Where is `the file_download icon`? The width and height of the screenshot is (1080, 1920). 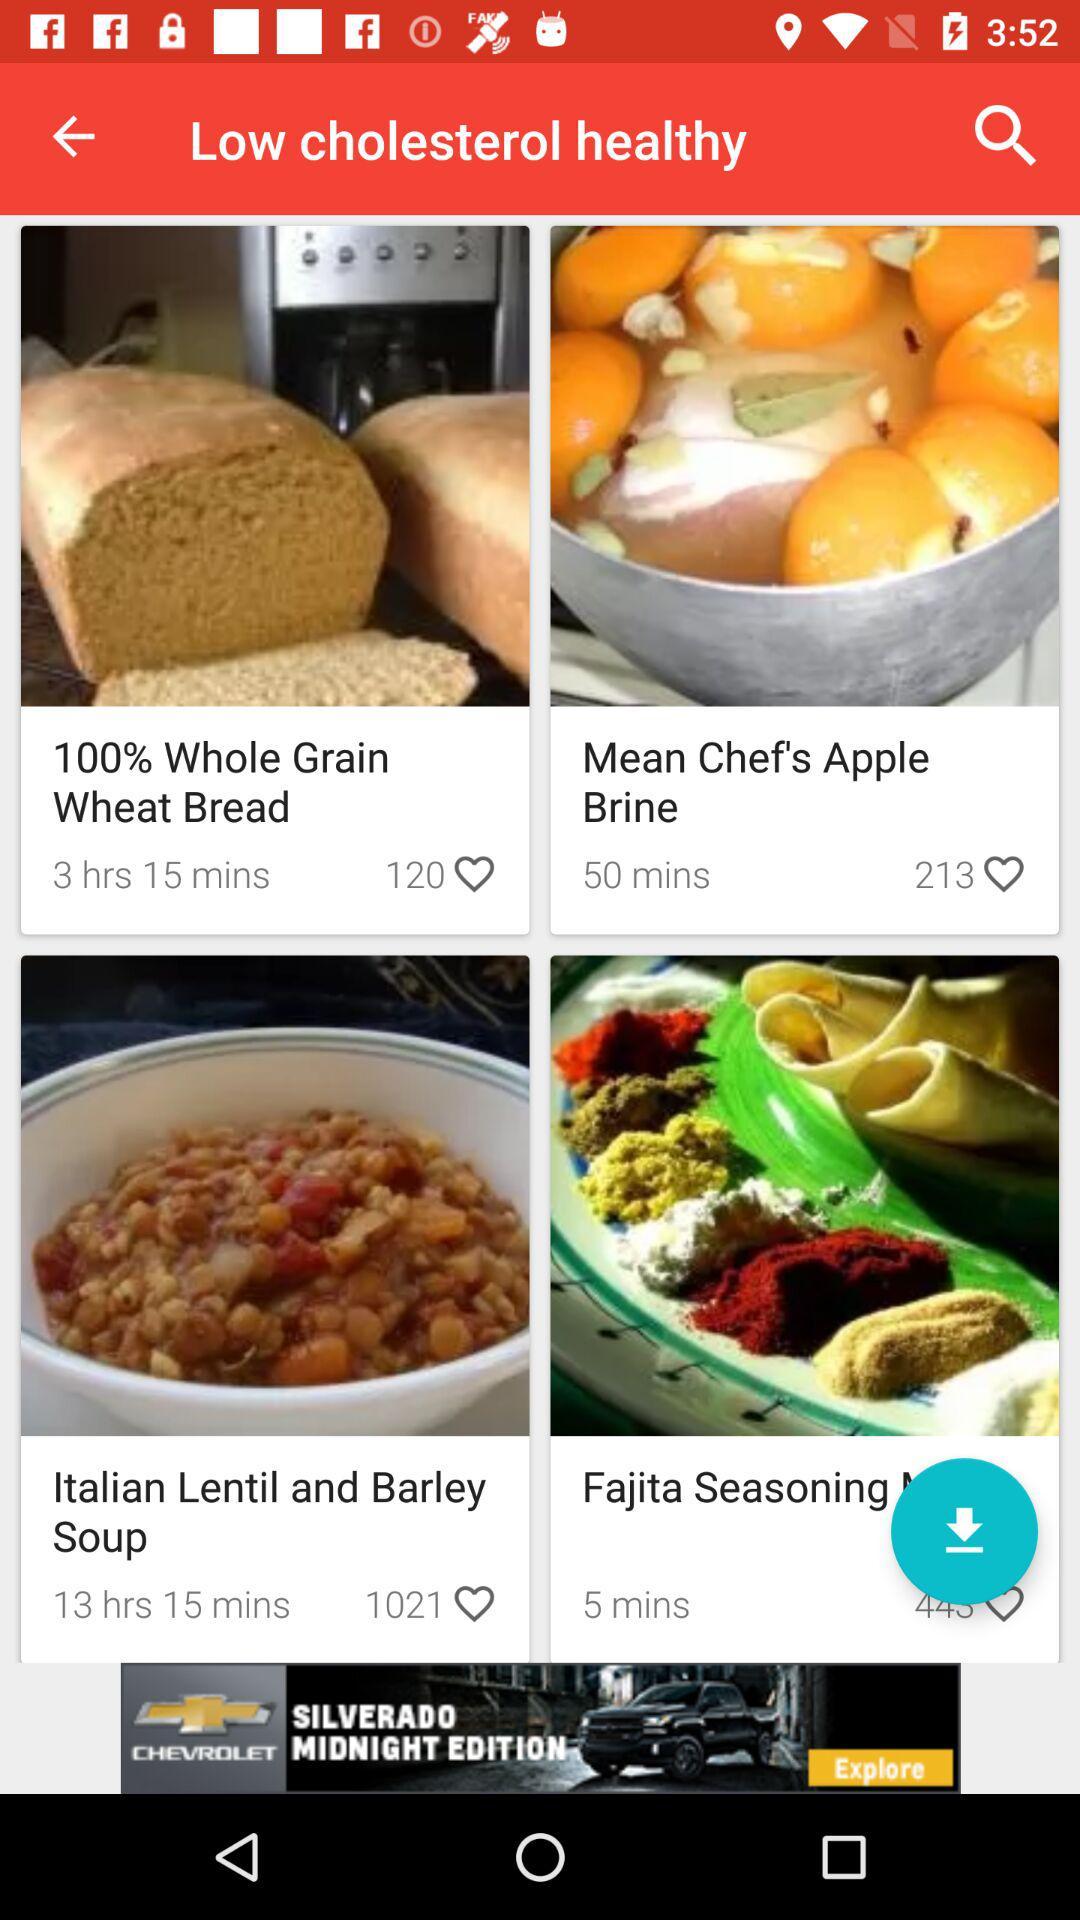
the file_download icon is located at coordinates (963, 1530).